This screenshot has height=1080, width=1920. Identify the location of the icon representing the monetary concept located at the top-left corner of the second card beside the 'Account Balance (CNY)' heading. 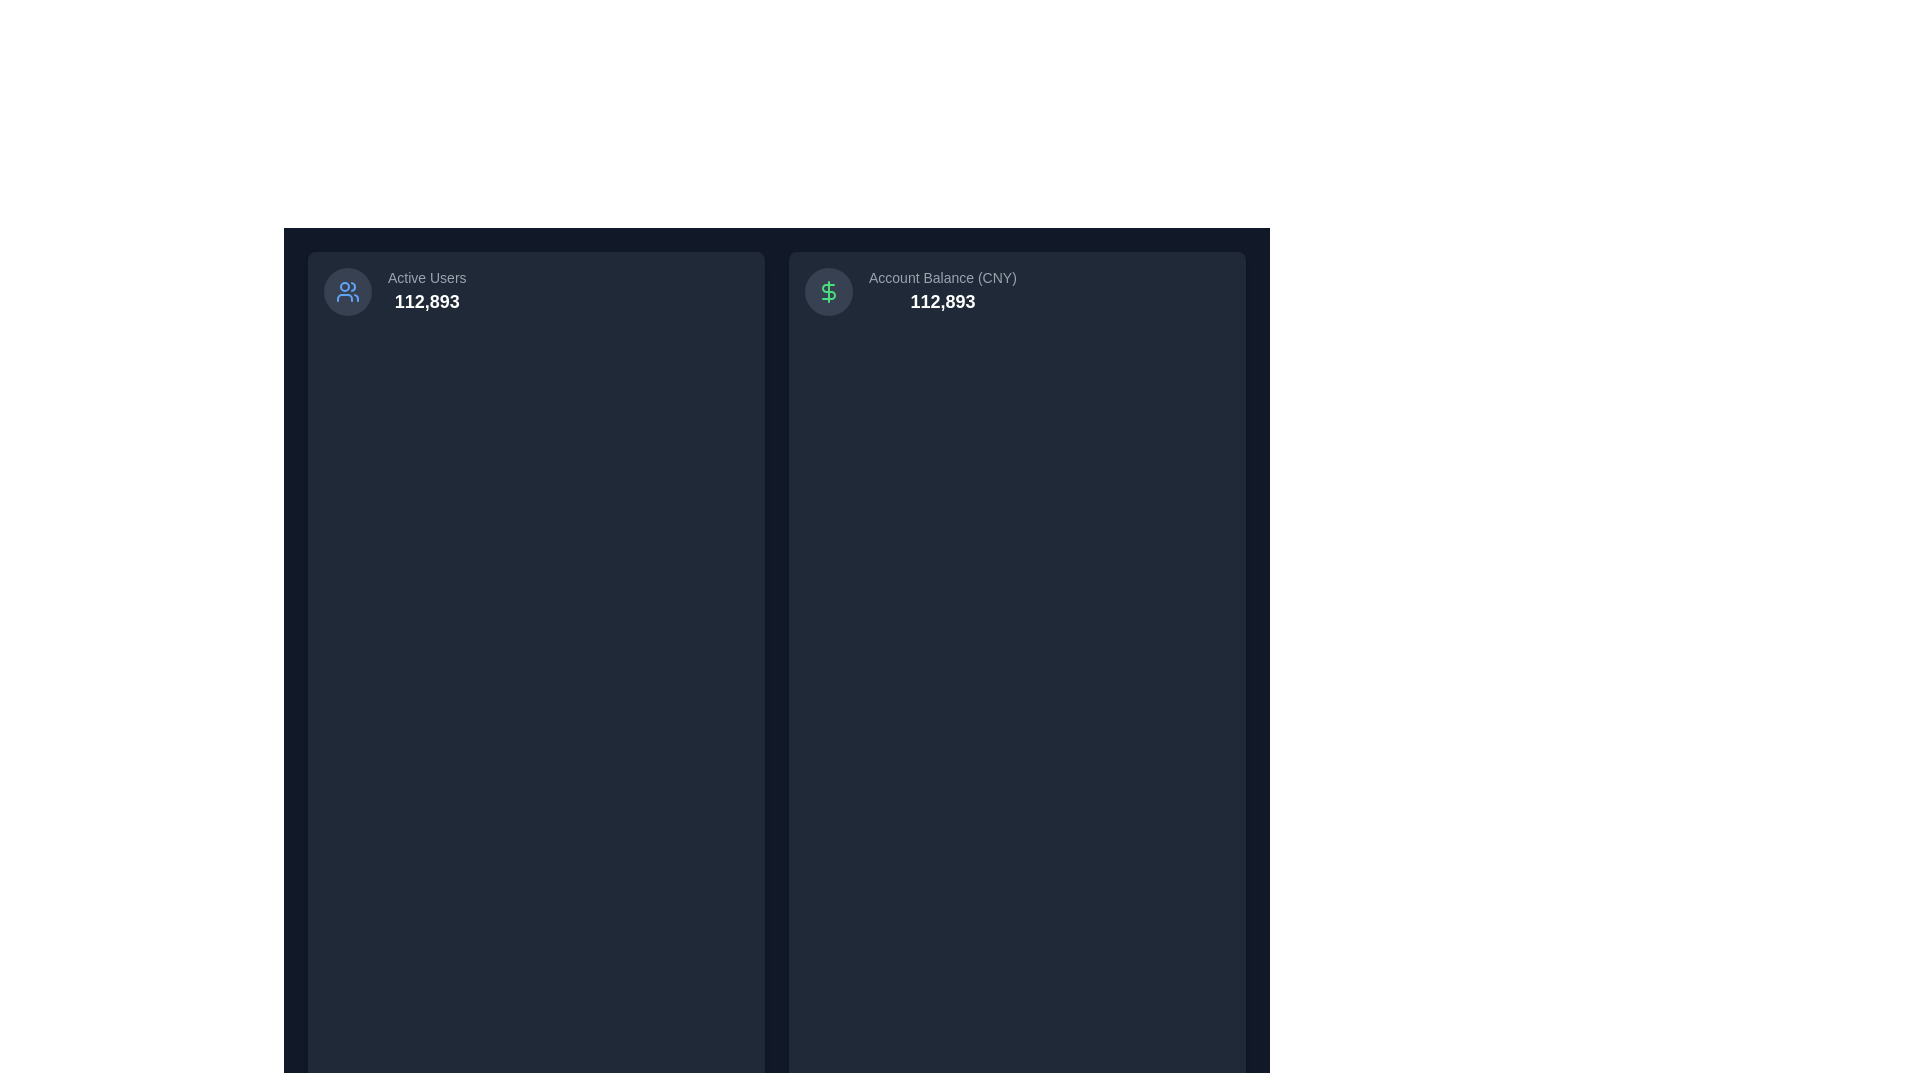
(829, 292).